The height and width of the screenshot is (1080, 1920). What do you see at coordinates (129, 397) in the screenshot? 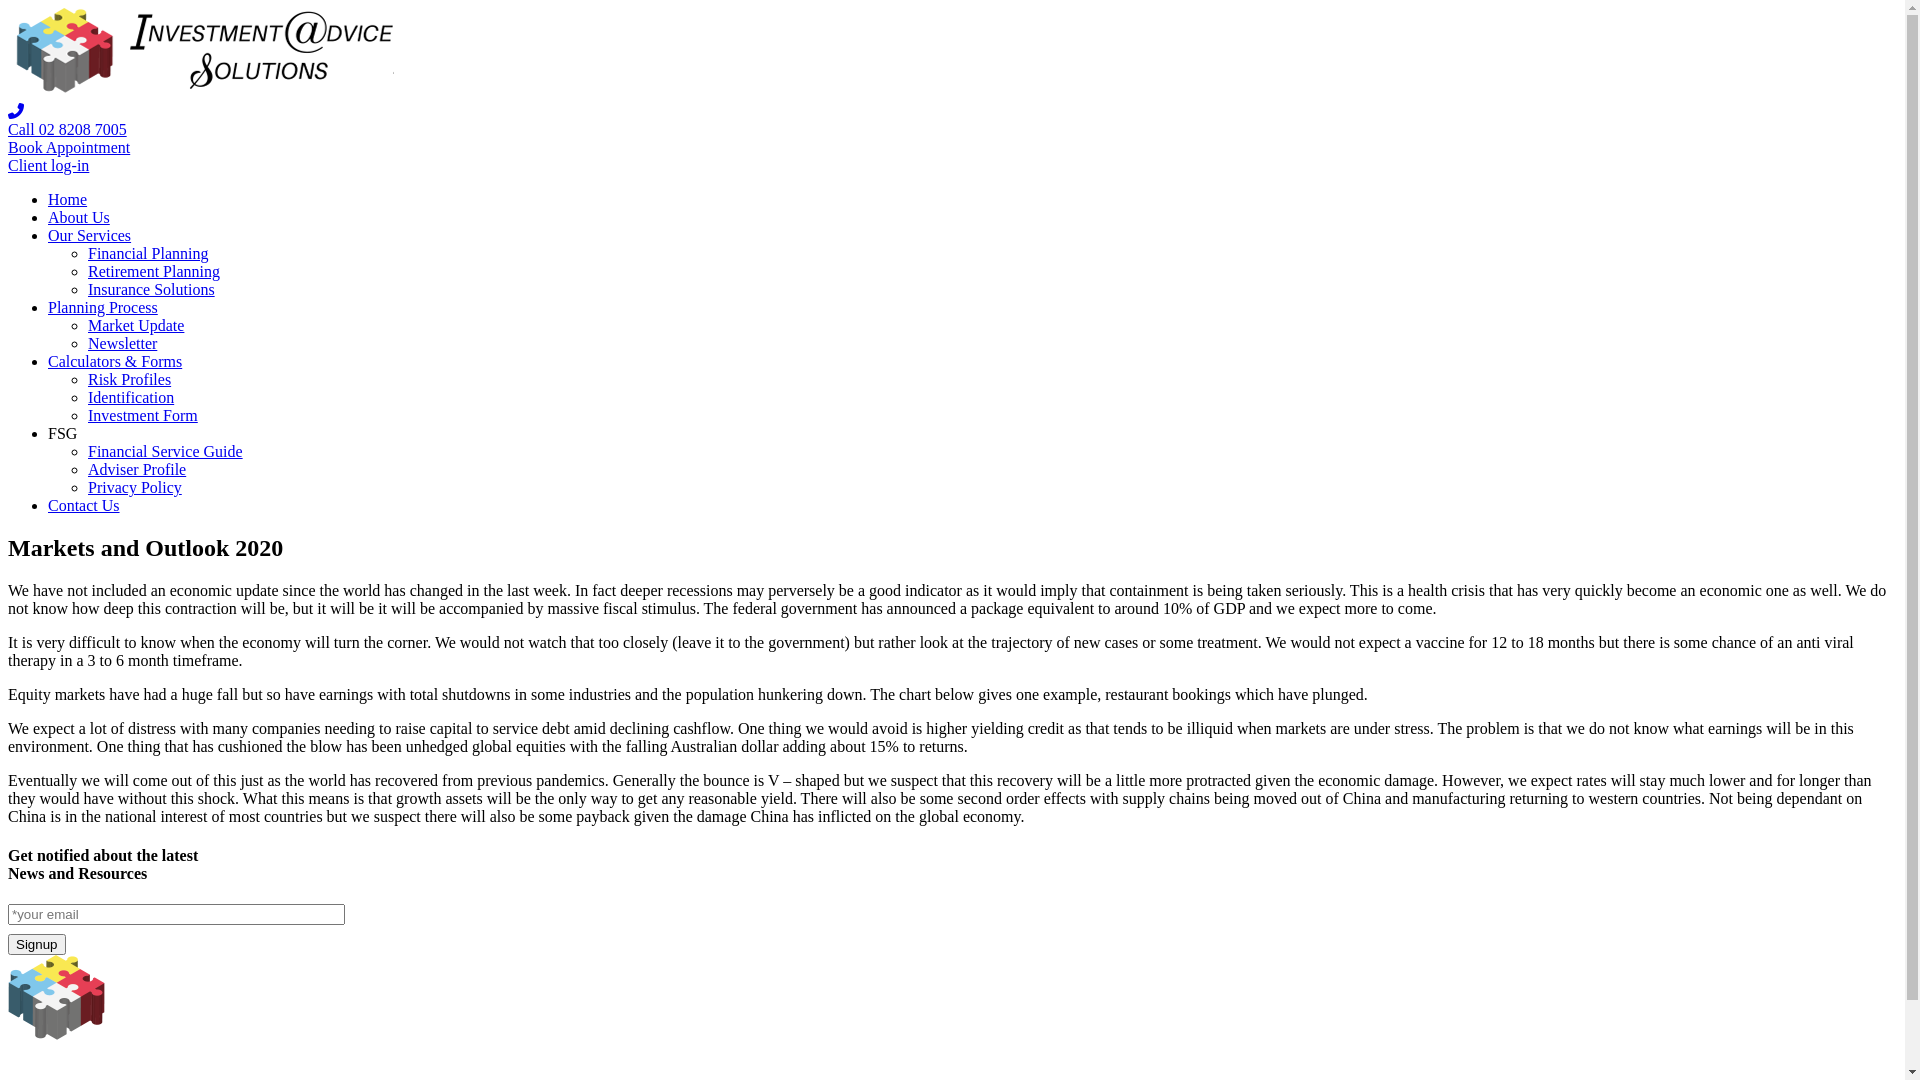
I see `'Identification'` at bounding box center [129, 397].